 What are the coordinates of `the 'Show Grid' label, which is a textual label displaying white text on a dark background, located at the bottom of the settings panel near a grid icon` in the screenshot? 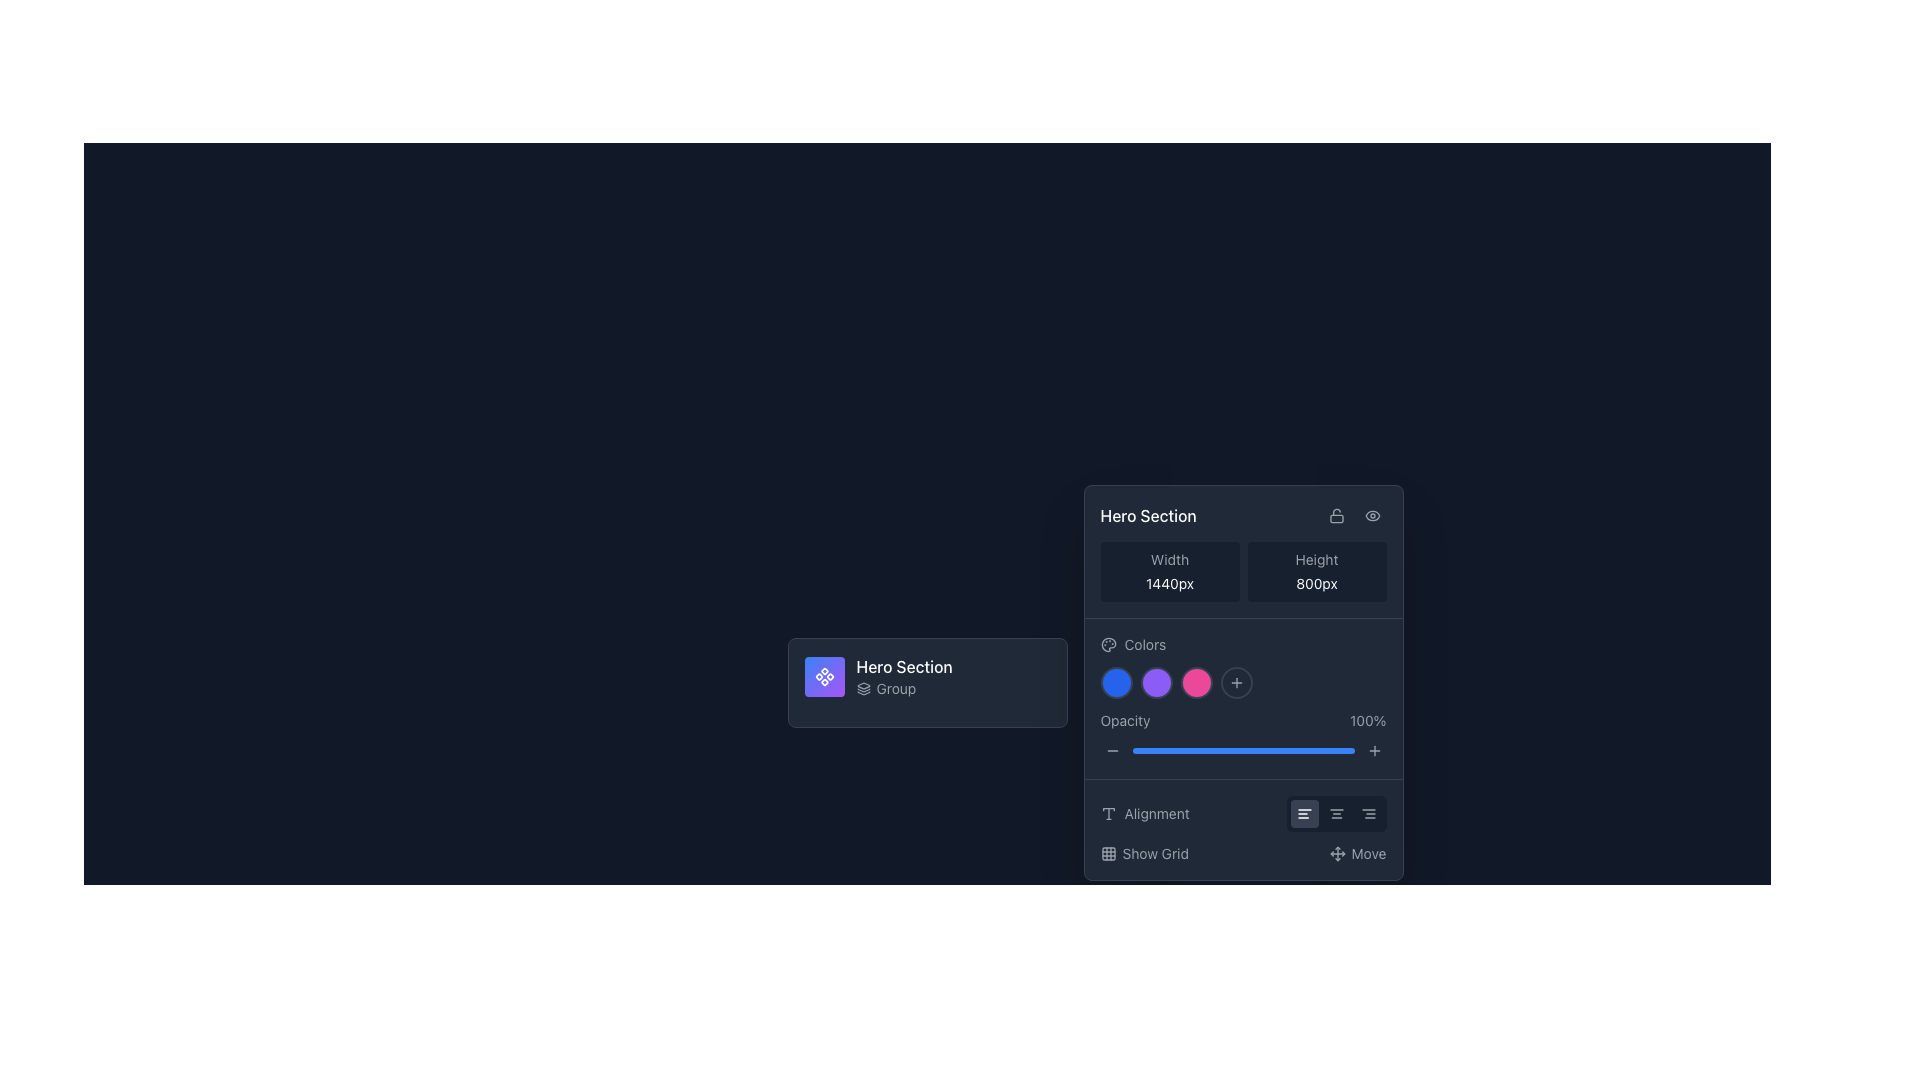 It's located at (1155, 853).